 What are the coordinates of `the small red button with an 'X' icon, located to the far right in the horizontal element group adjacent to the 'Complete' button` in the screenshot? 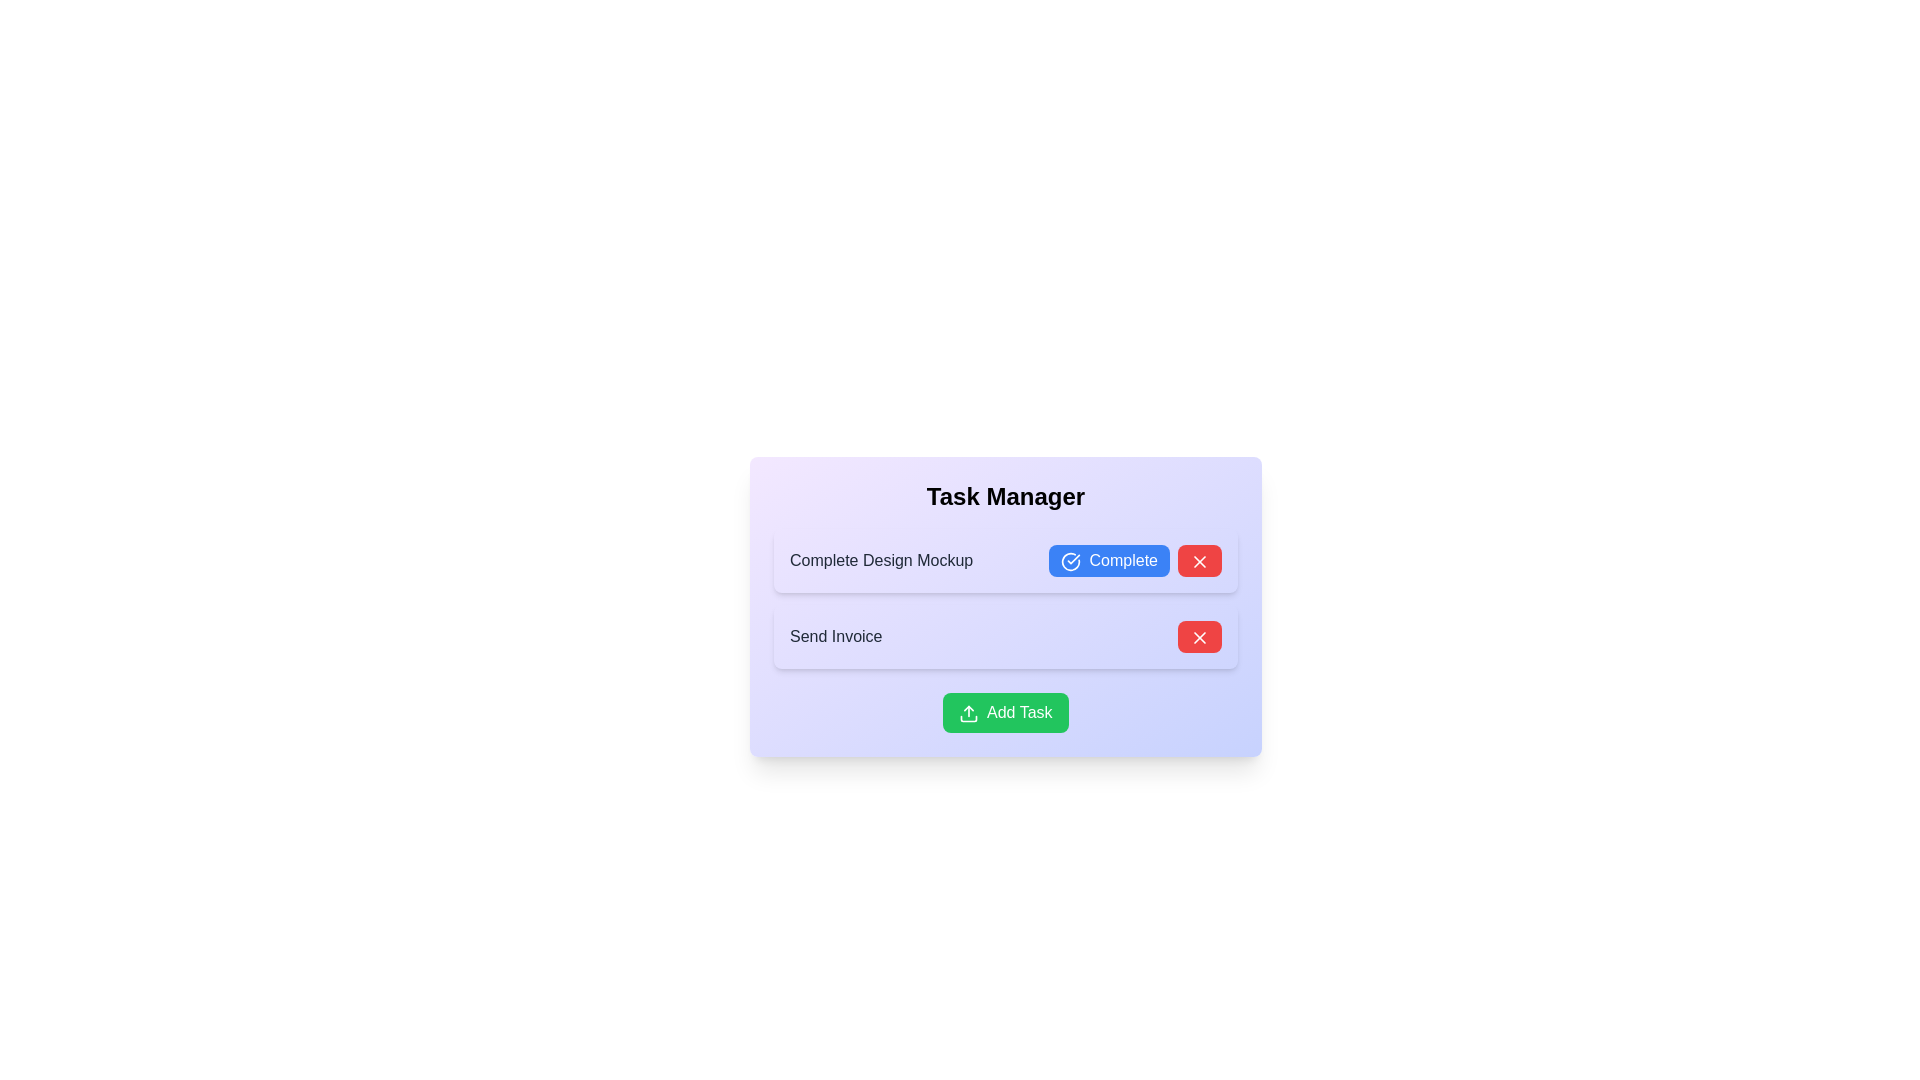 It's located at (1200, 560).